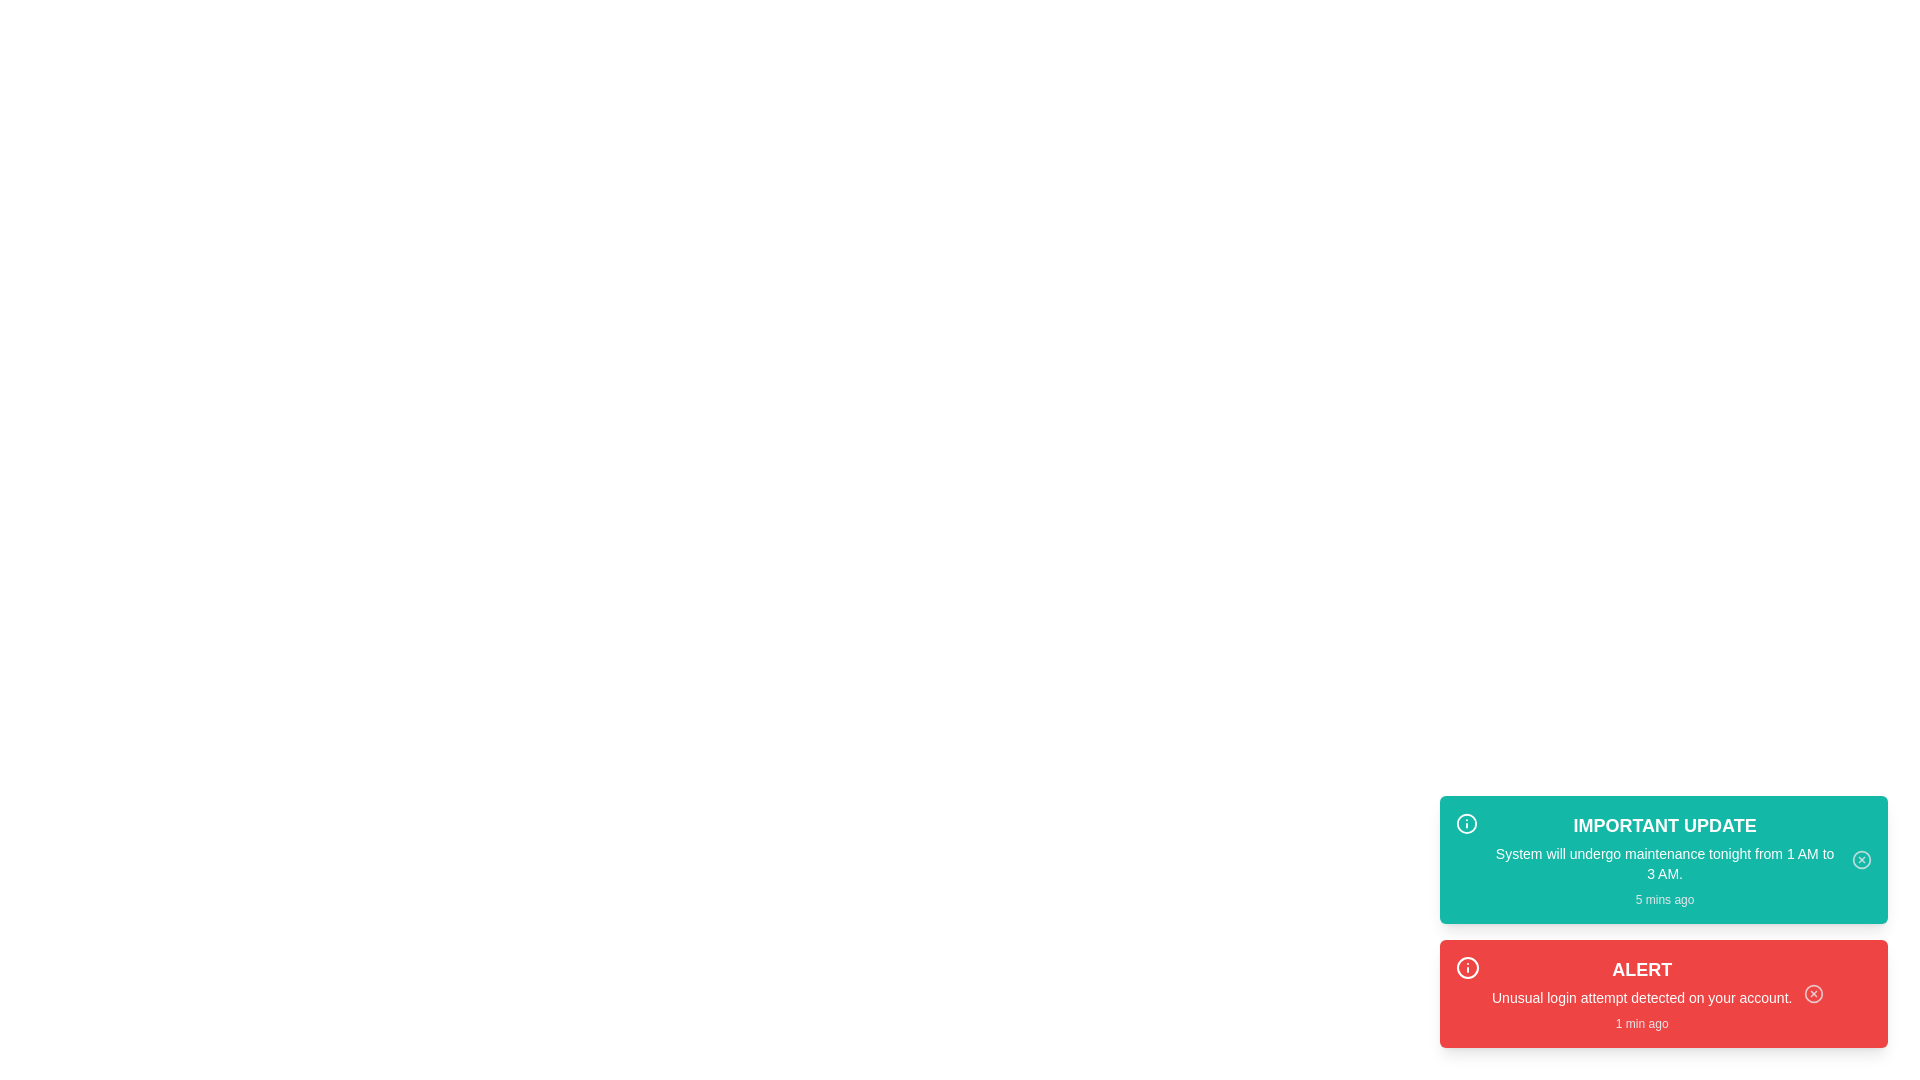  Describe the element at coordinates (1467, 824) in the screenshot. I see `the icon for maintenance` at that location.